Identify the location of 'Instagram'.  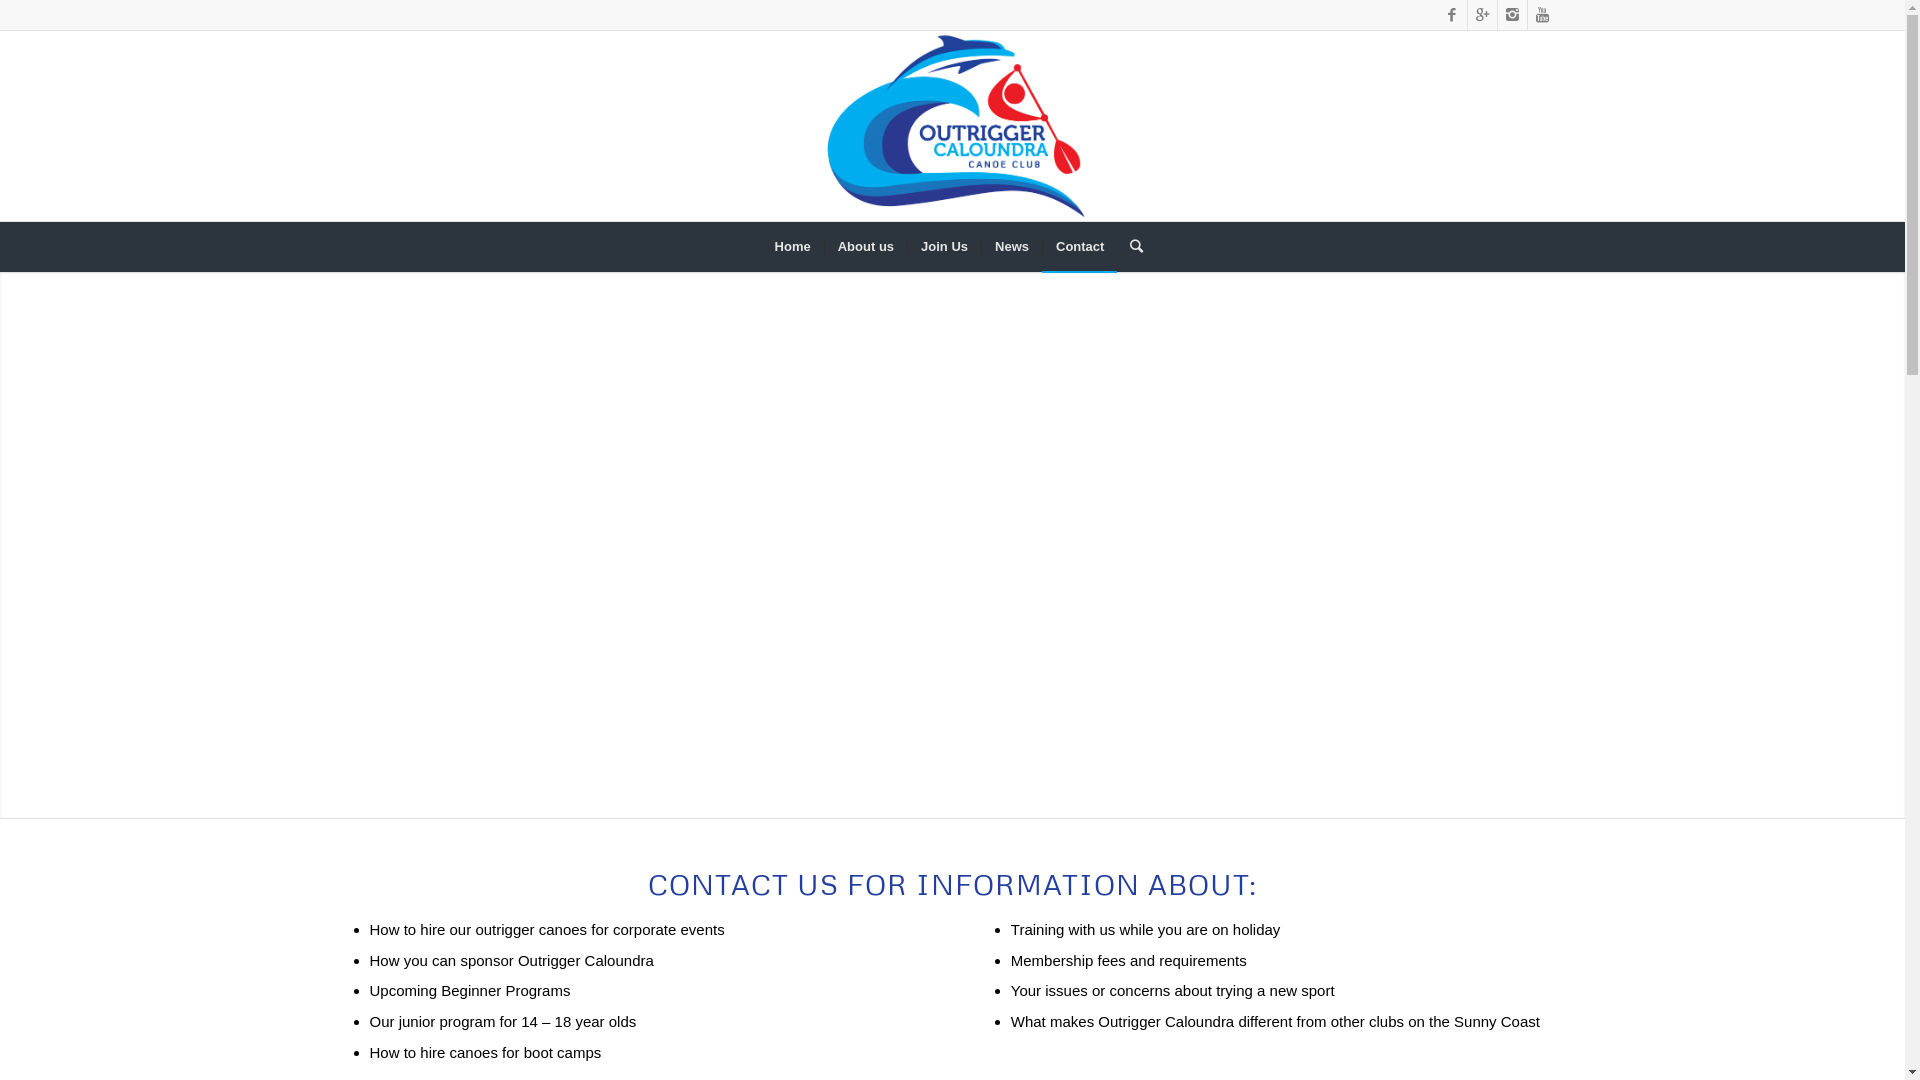
(1512, 15).